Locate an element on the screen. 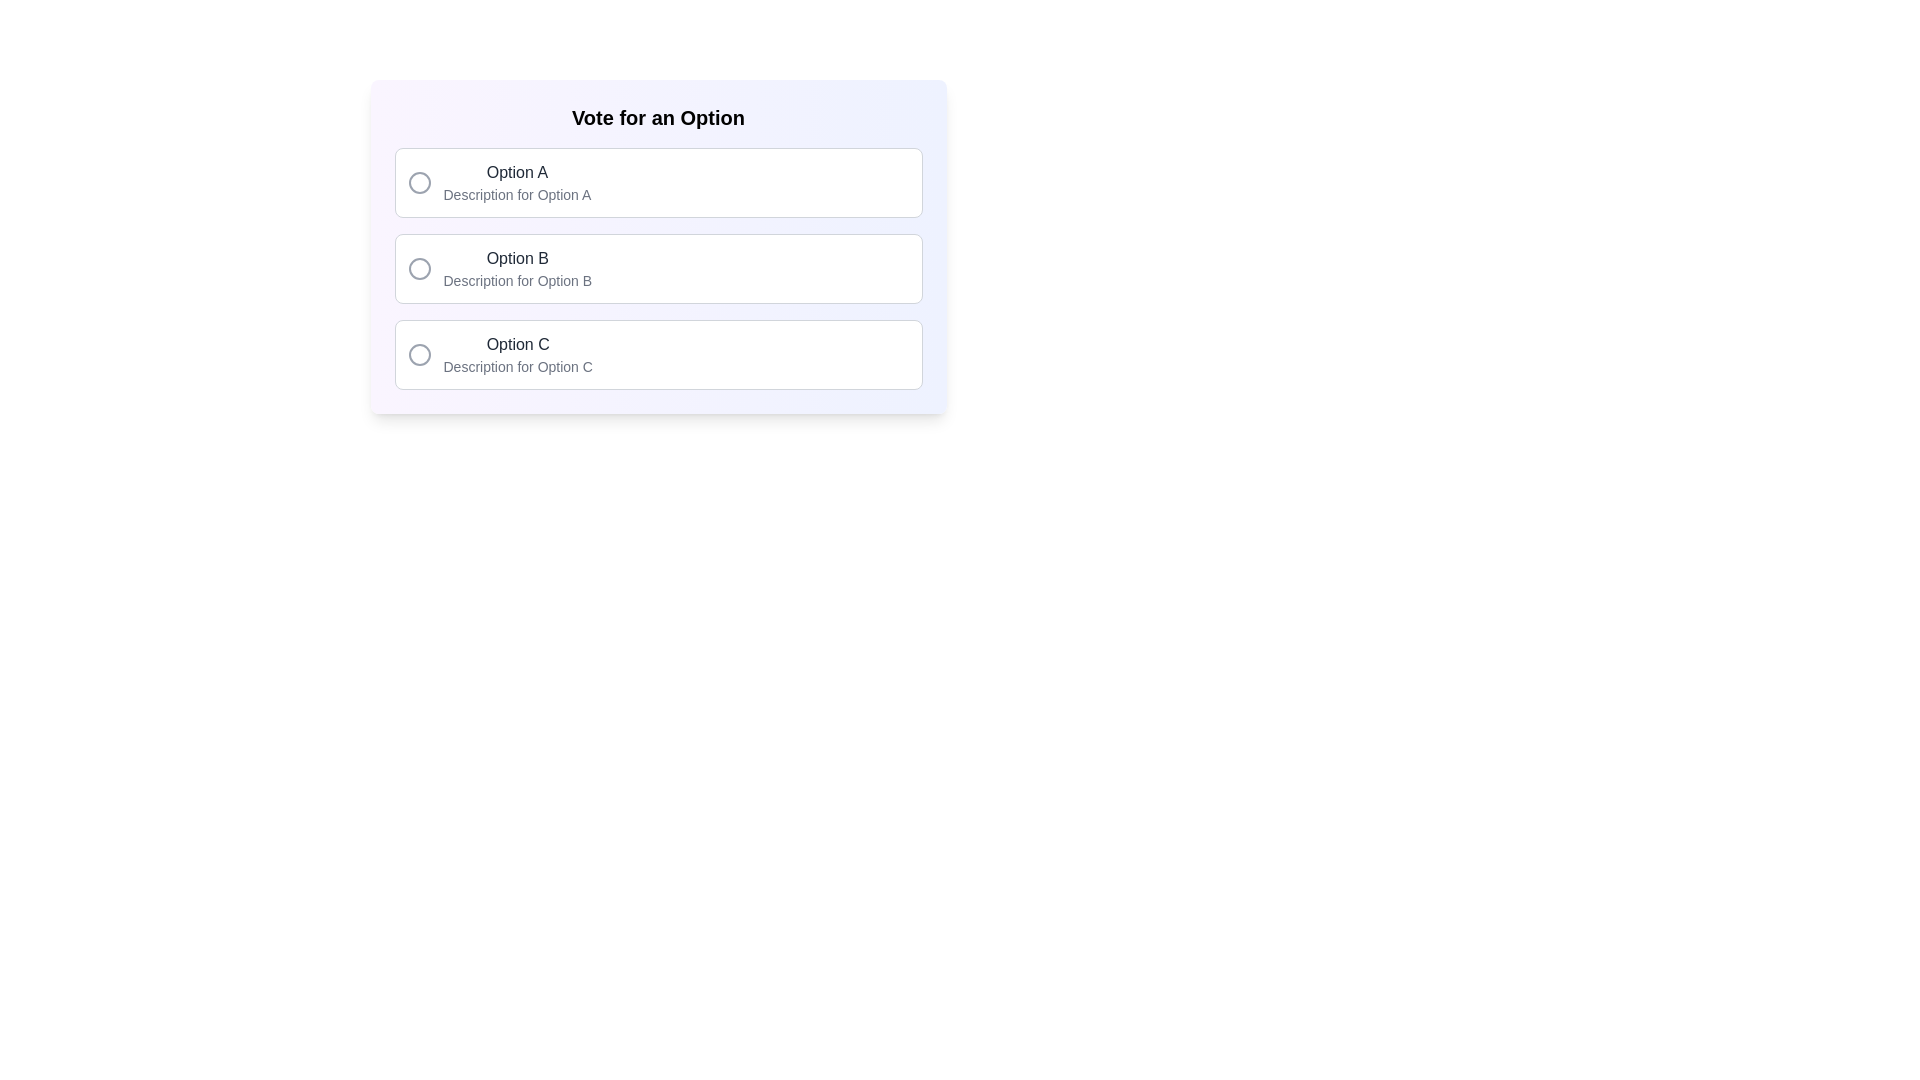 The height and width of the screenshot is (1080, 1920). the text label providing additional descriptive information about 'Option A' located under 'Vote for an Option' is located at coordinates (517, 195).